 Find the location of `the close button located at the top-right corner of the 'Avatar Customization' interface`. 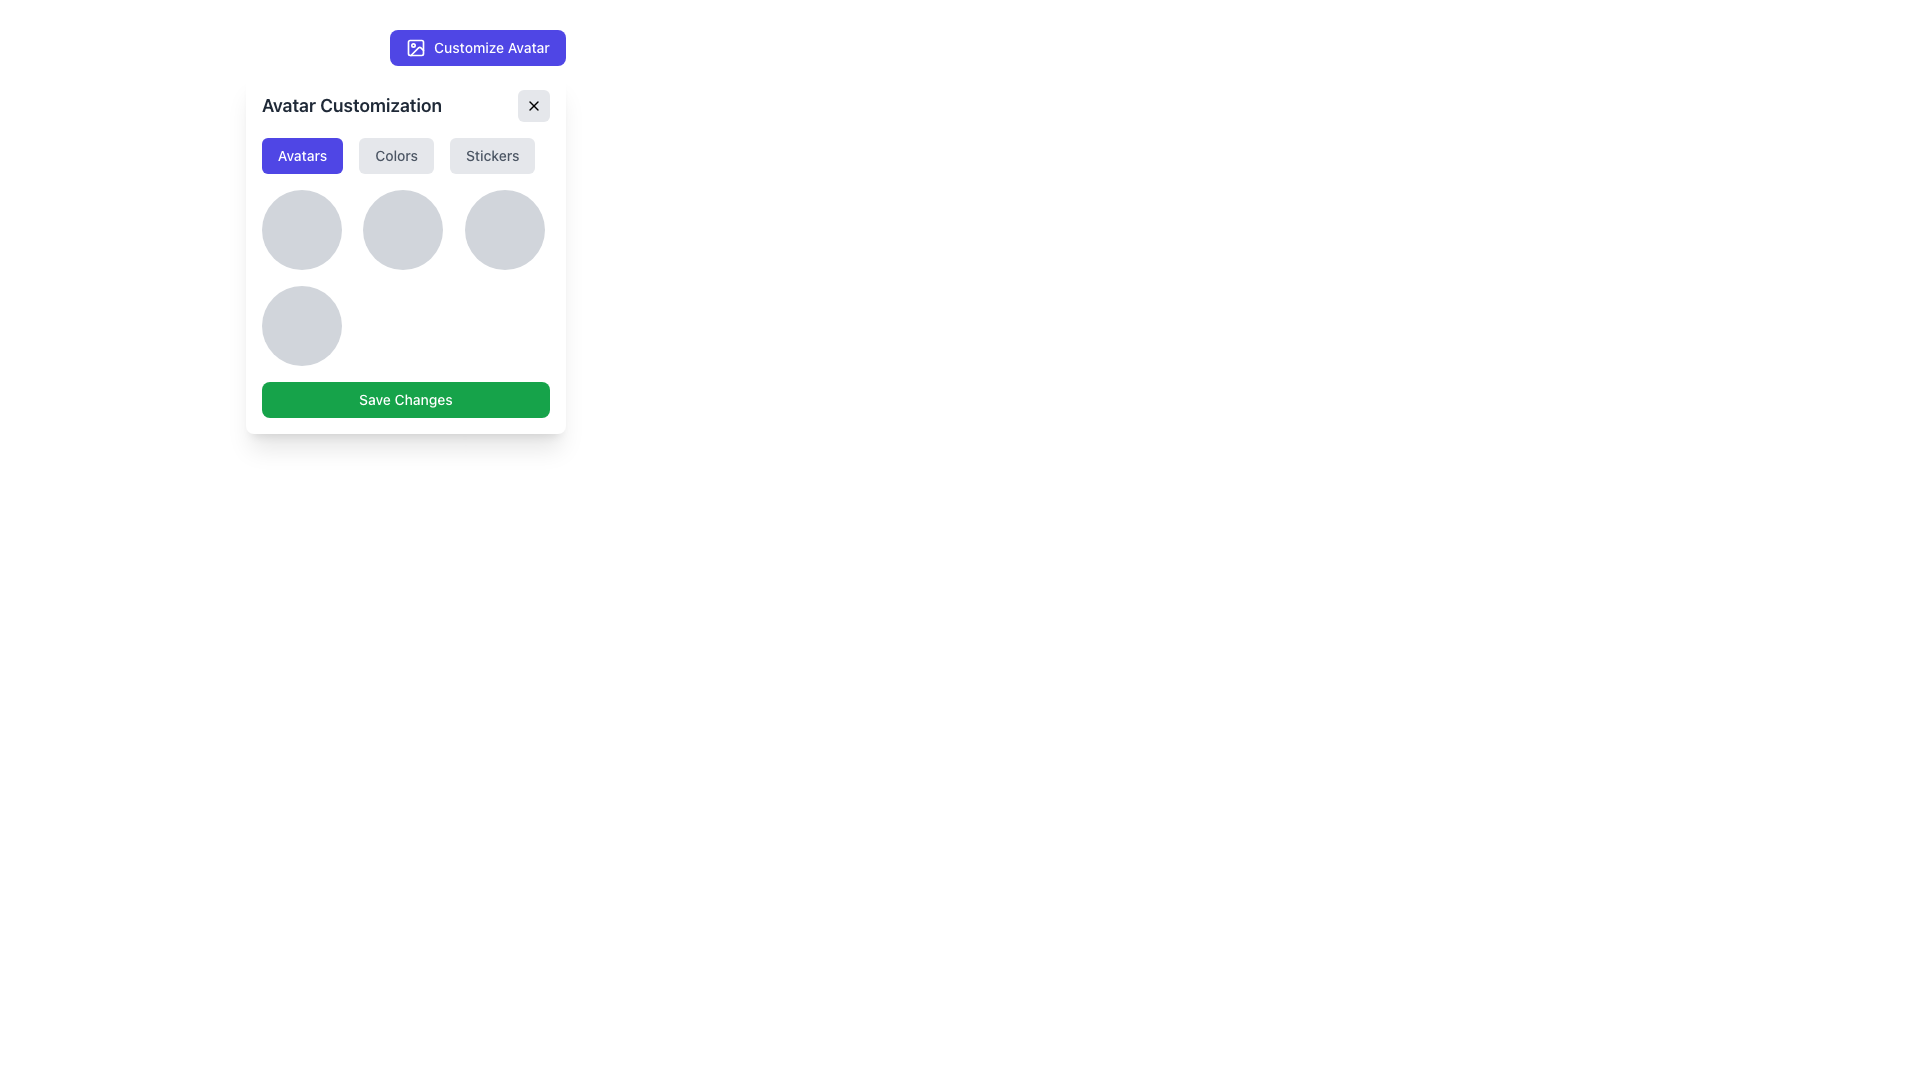

the close button located at the top-right corner of the 'Avatar Customization' interface is located at coordinates (533, 105).